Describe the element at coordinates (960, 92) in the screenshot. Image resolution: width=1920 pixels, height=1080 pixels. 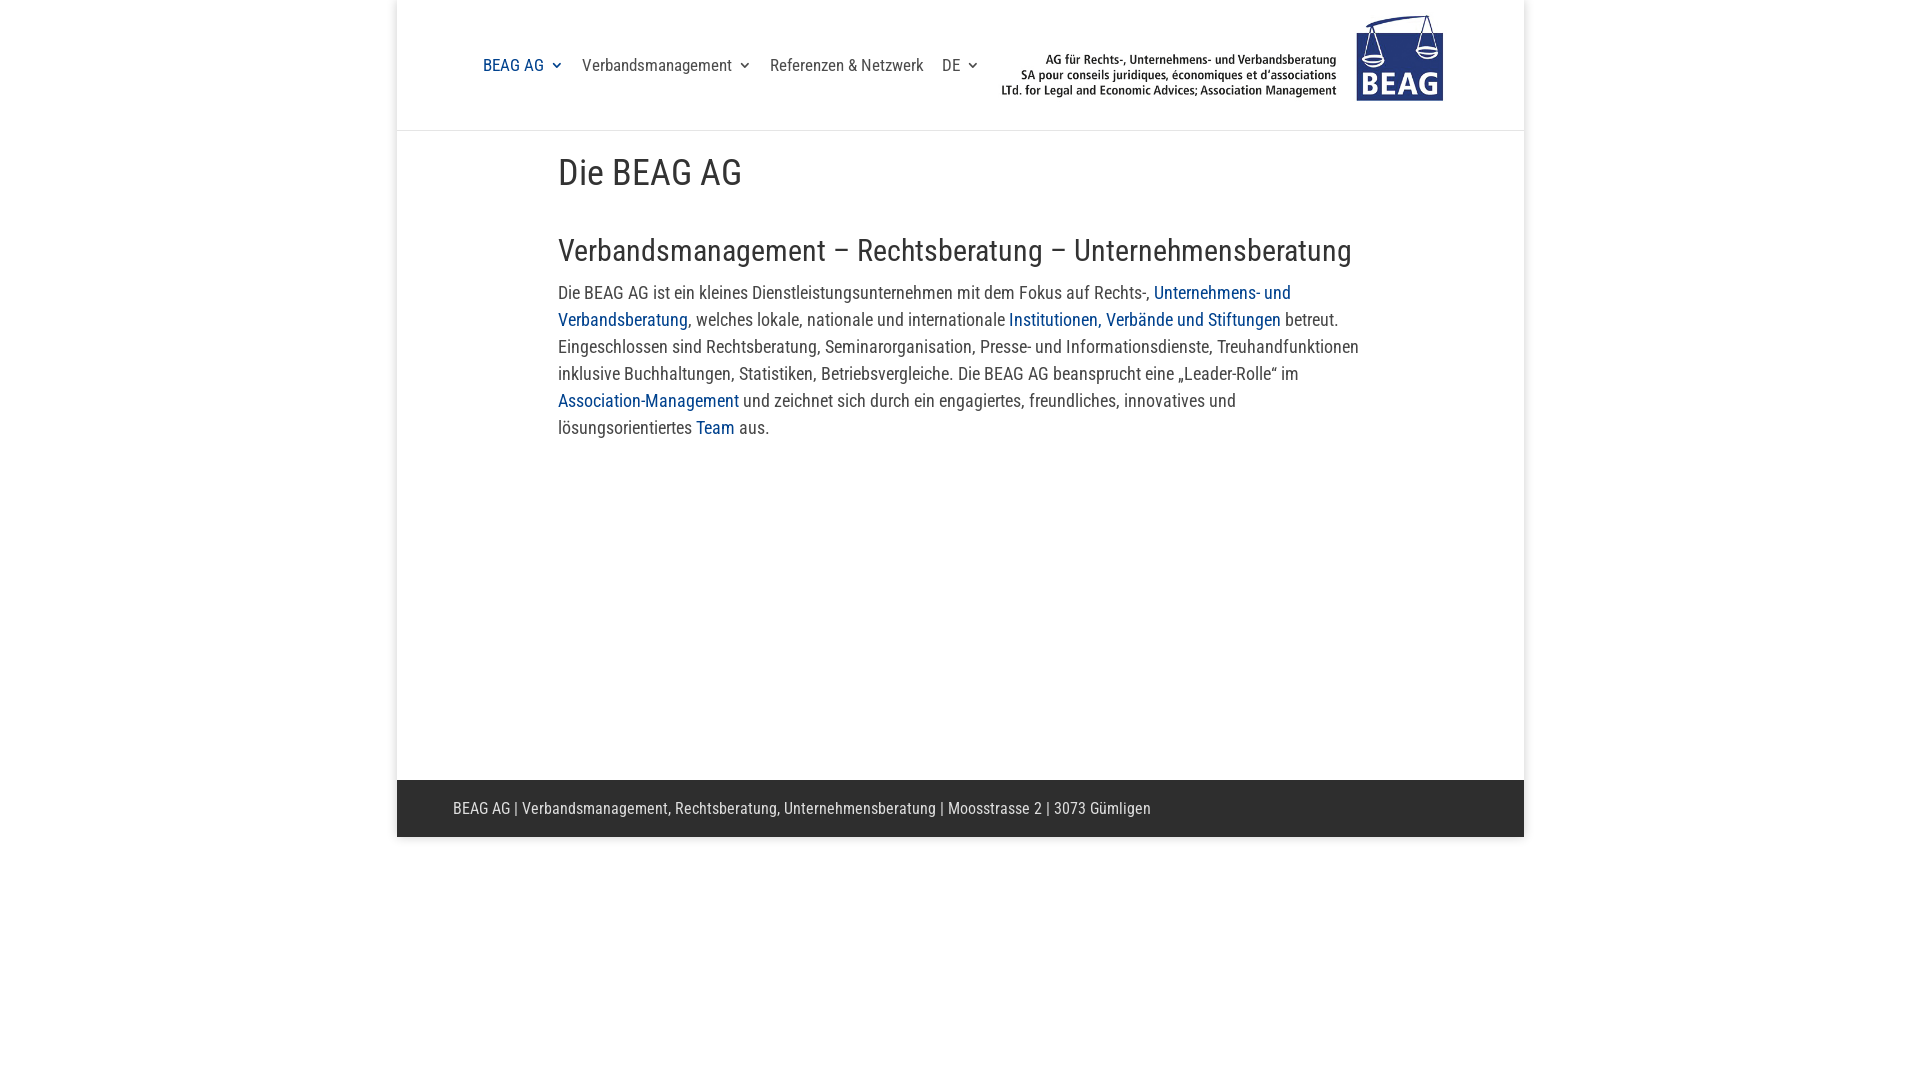
I see `'DE'` at that location.